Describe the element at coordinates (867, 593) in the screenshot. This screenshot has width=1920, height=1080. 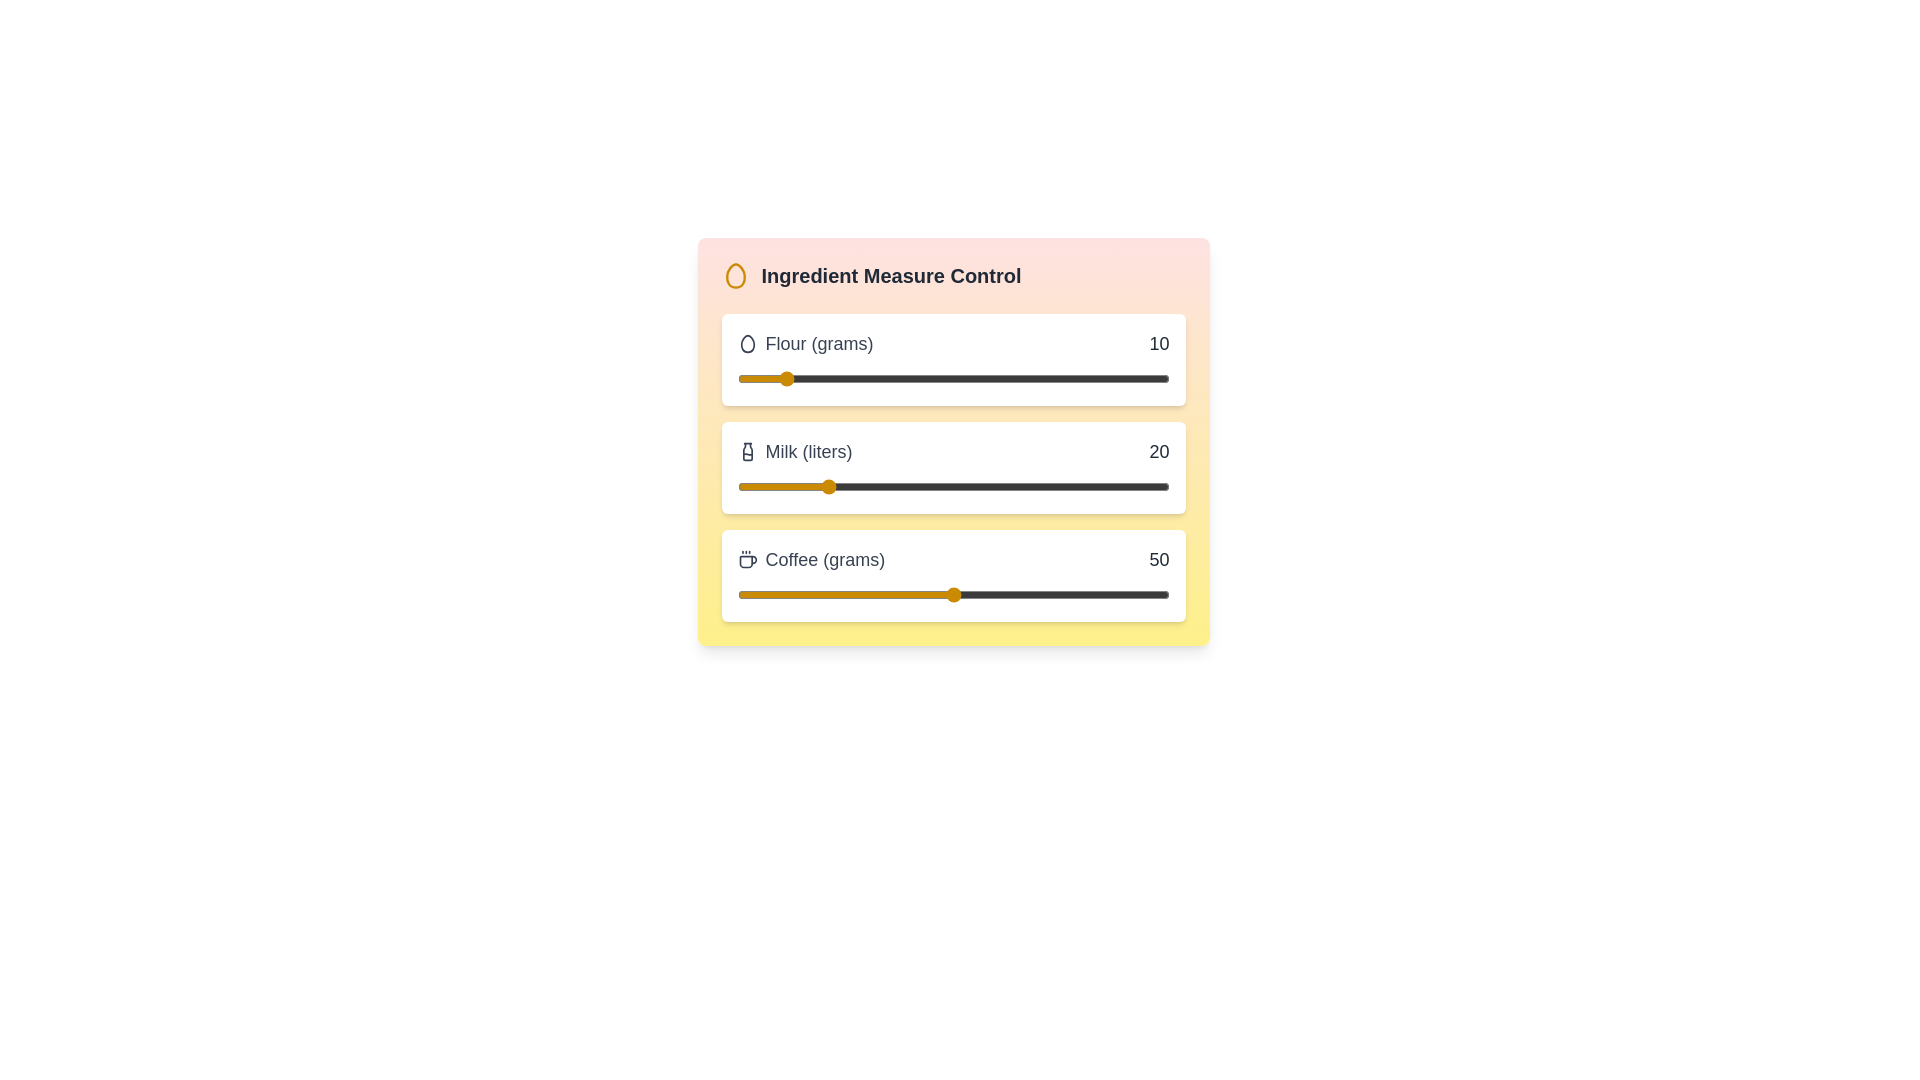
I see `the coffee amount` at that location.